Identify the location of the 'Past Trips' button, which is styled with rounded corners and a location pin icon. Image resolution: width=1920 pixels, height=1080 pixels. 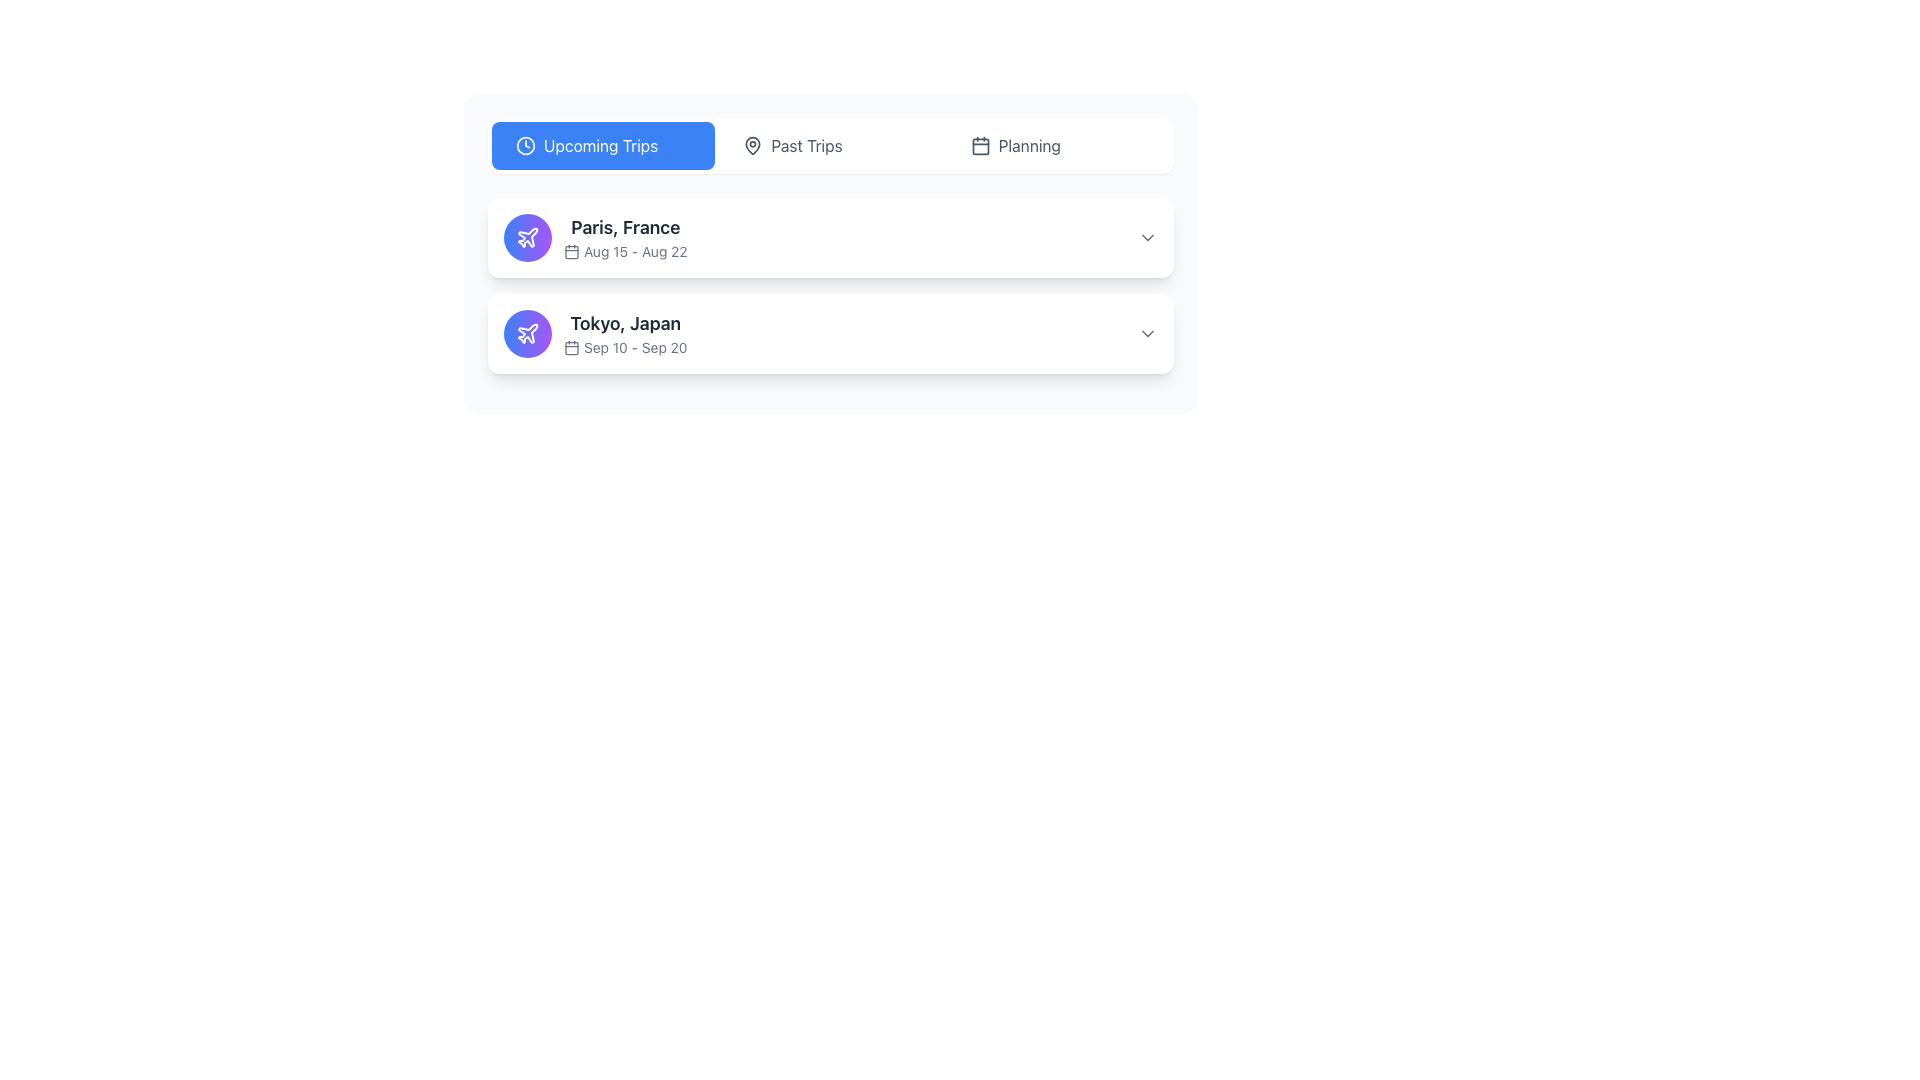
(830, 145).